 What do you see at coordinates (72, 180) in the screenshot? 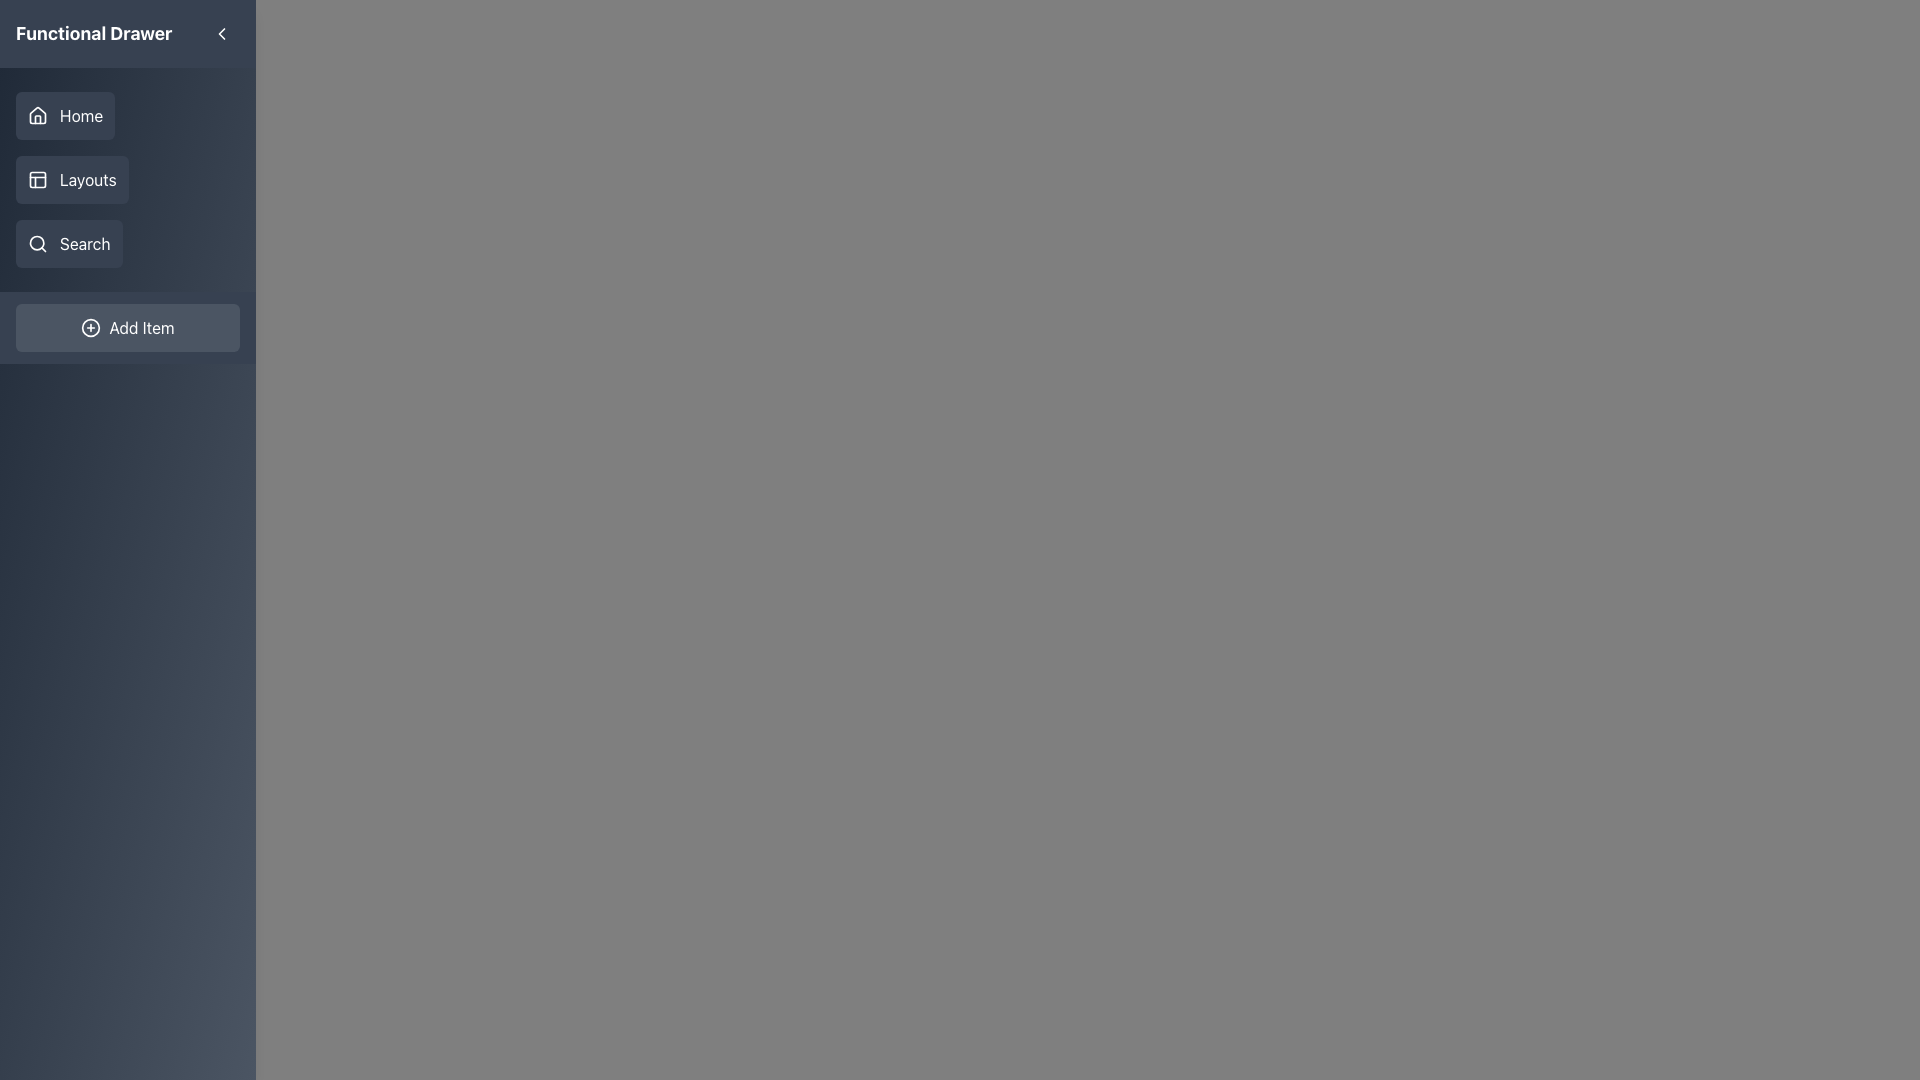
I see `the 'Layouts' navigation button located in the sidebar menu` at bounding box center [72, 180].